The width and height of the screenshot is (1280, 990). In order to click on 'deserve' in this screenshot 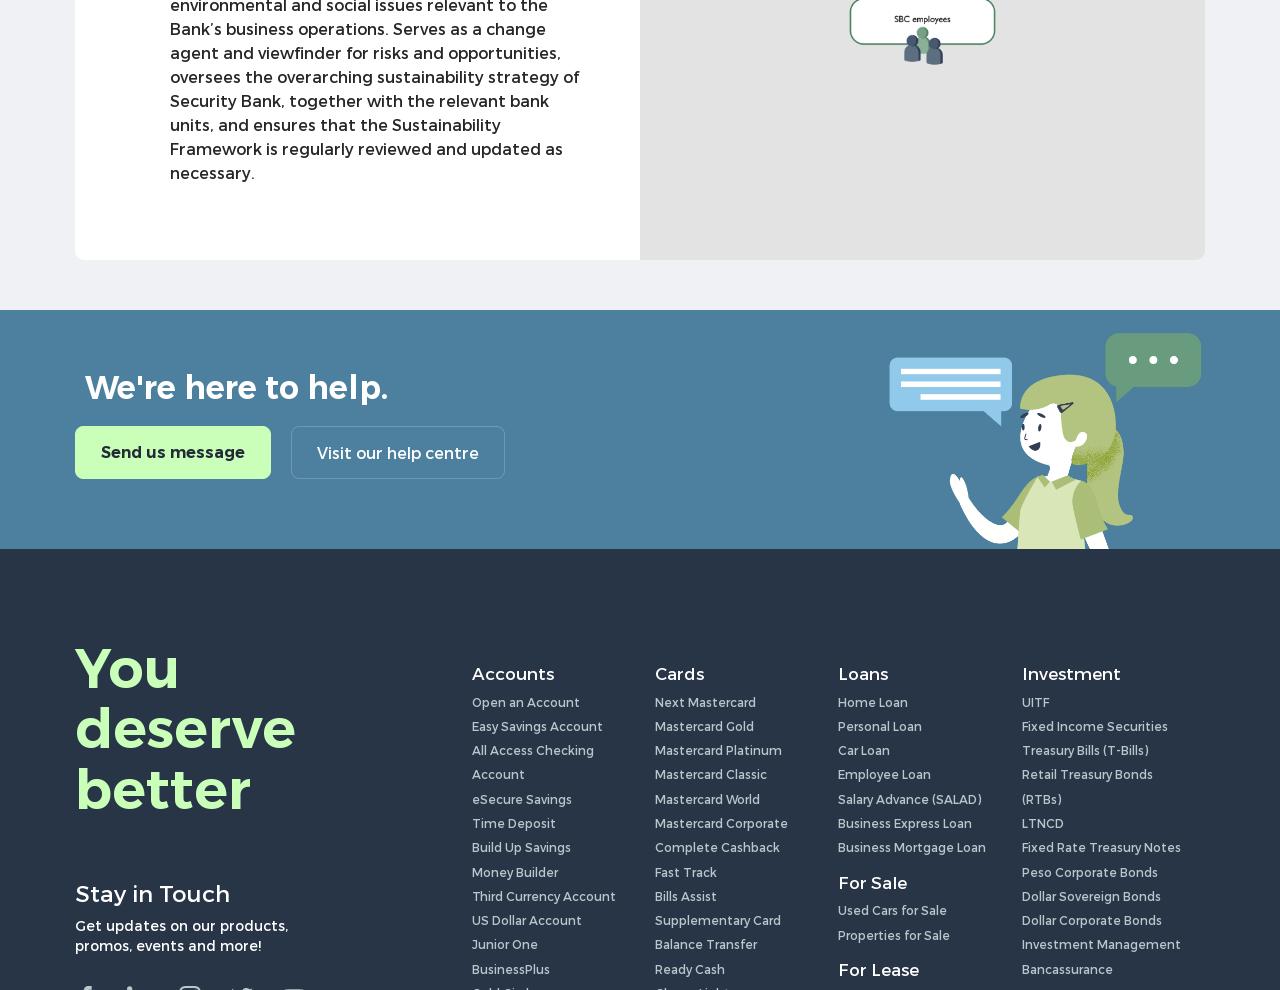, I will do `click(185, 727)`.